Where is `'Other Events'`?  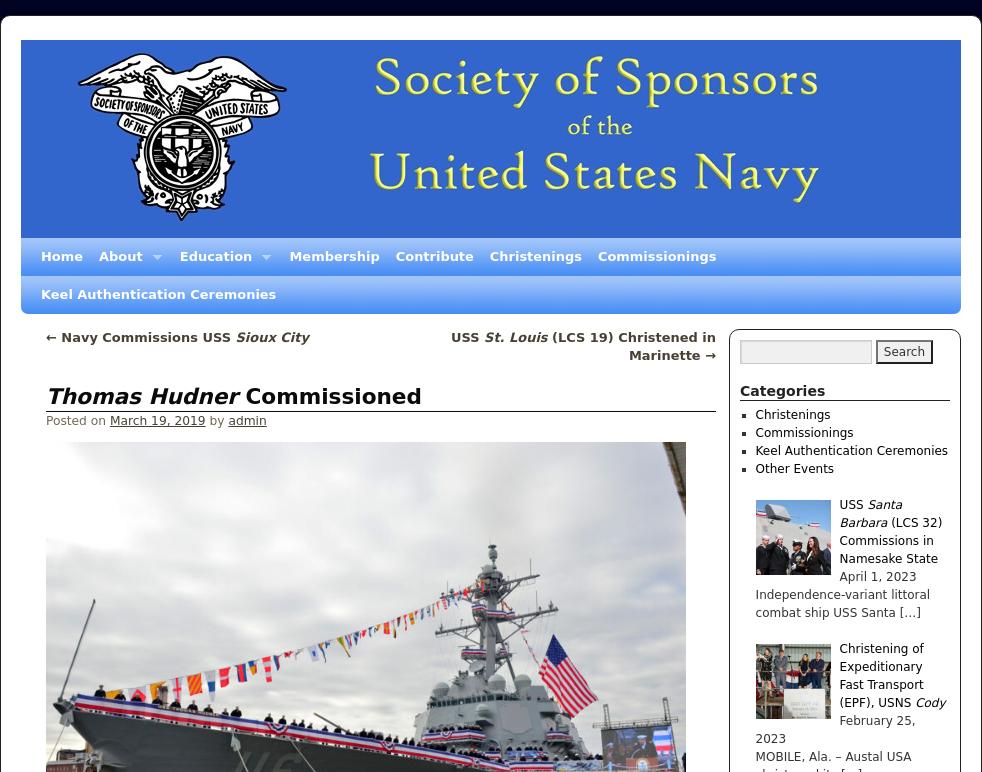
'Other Events' is located at coordinates (794, 468).